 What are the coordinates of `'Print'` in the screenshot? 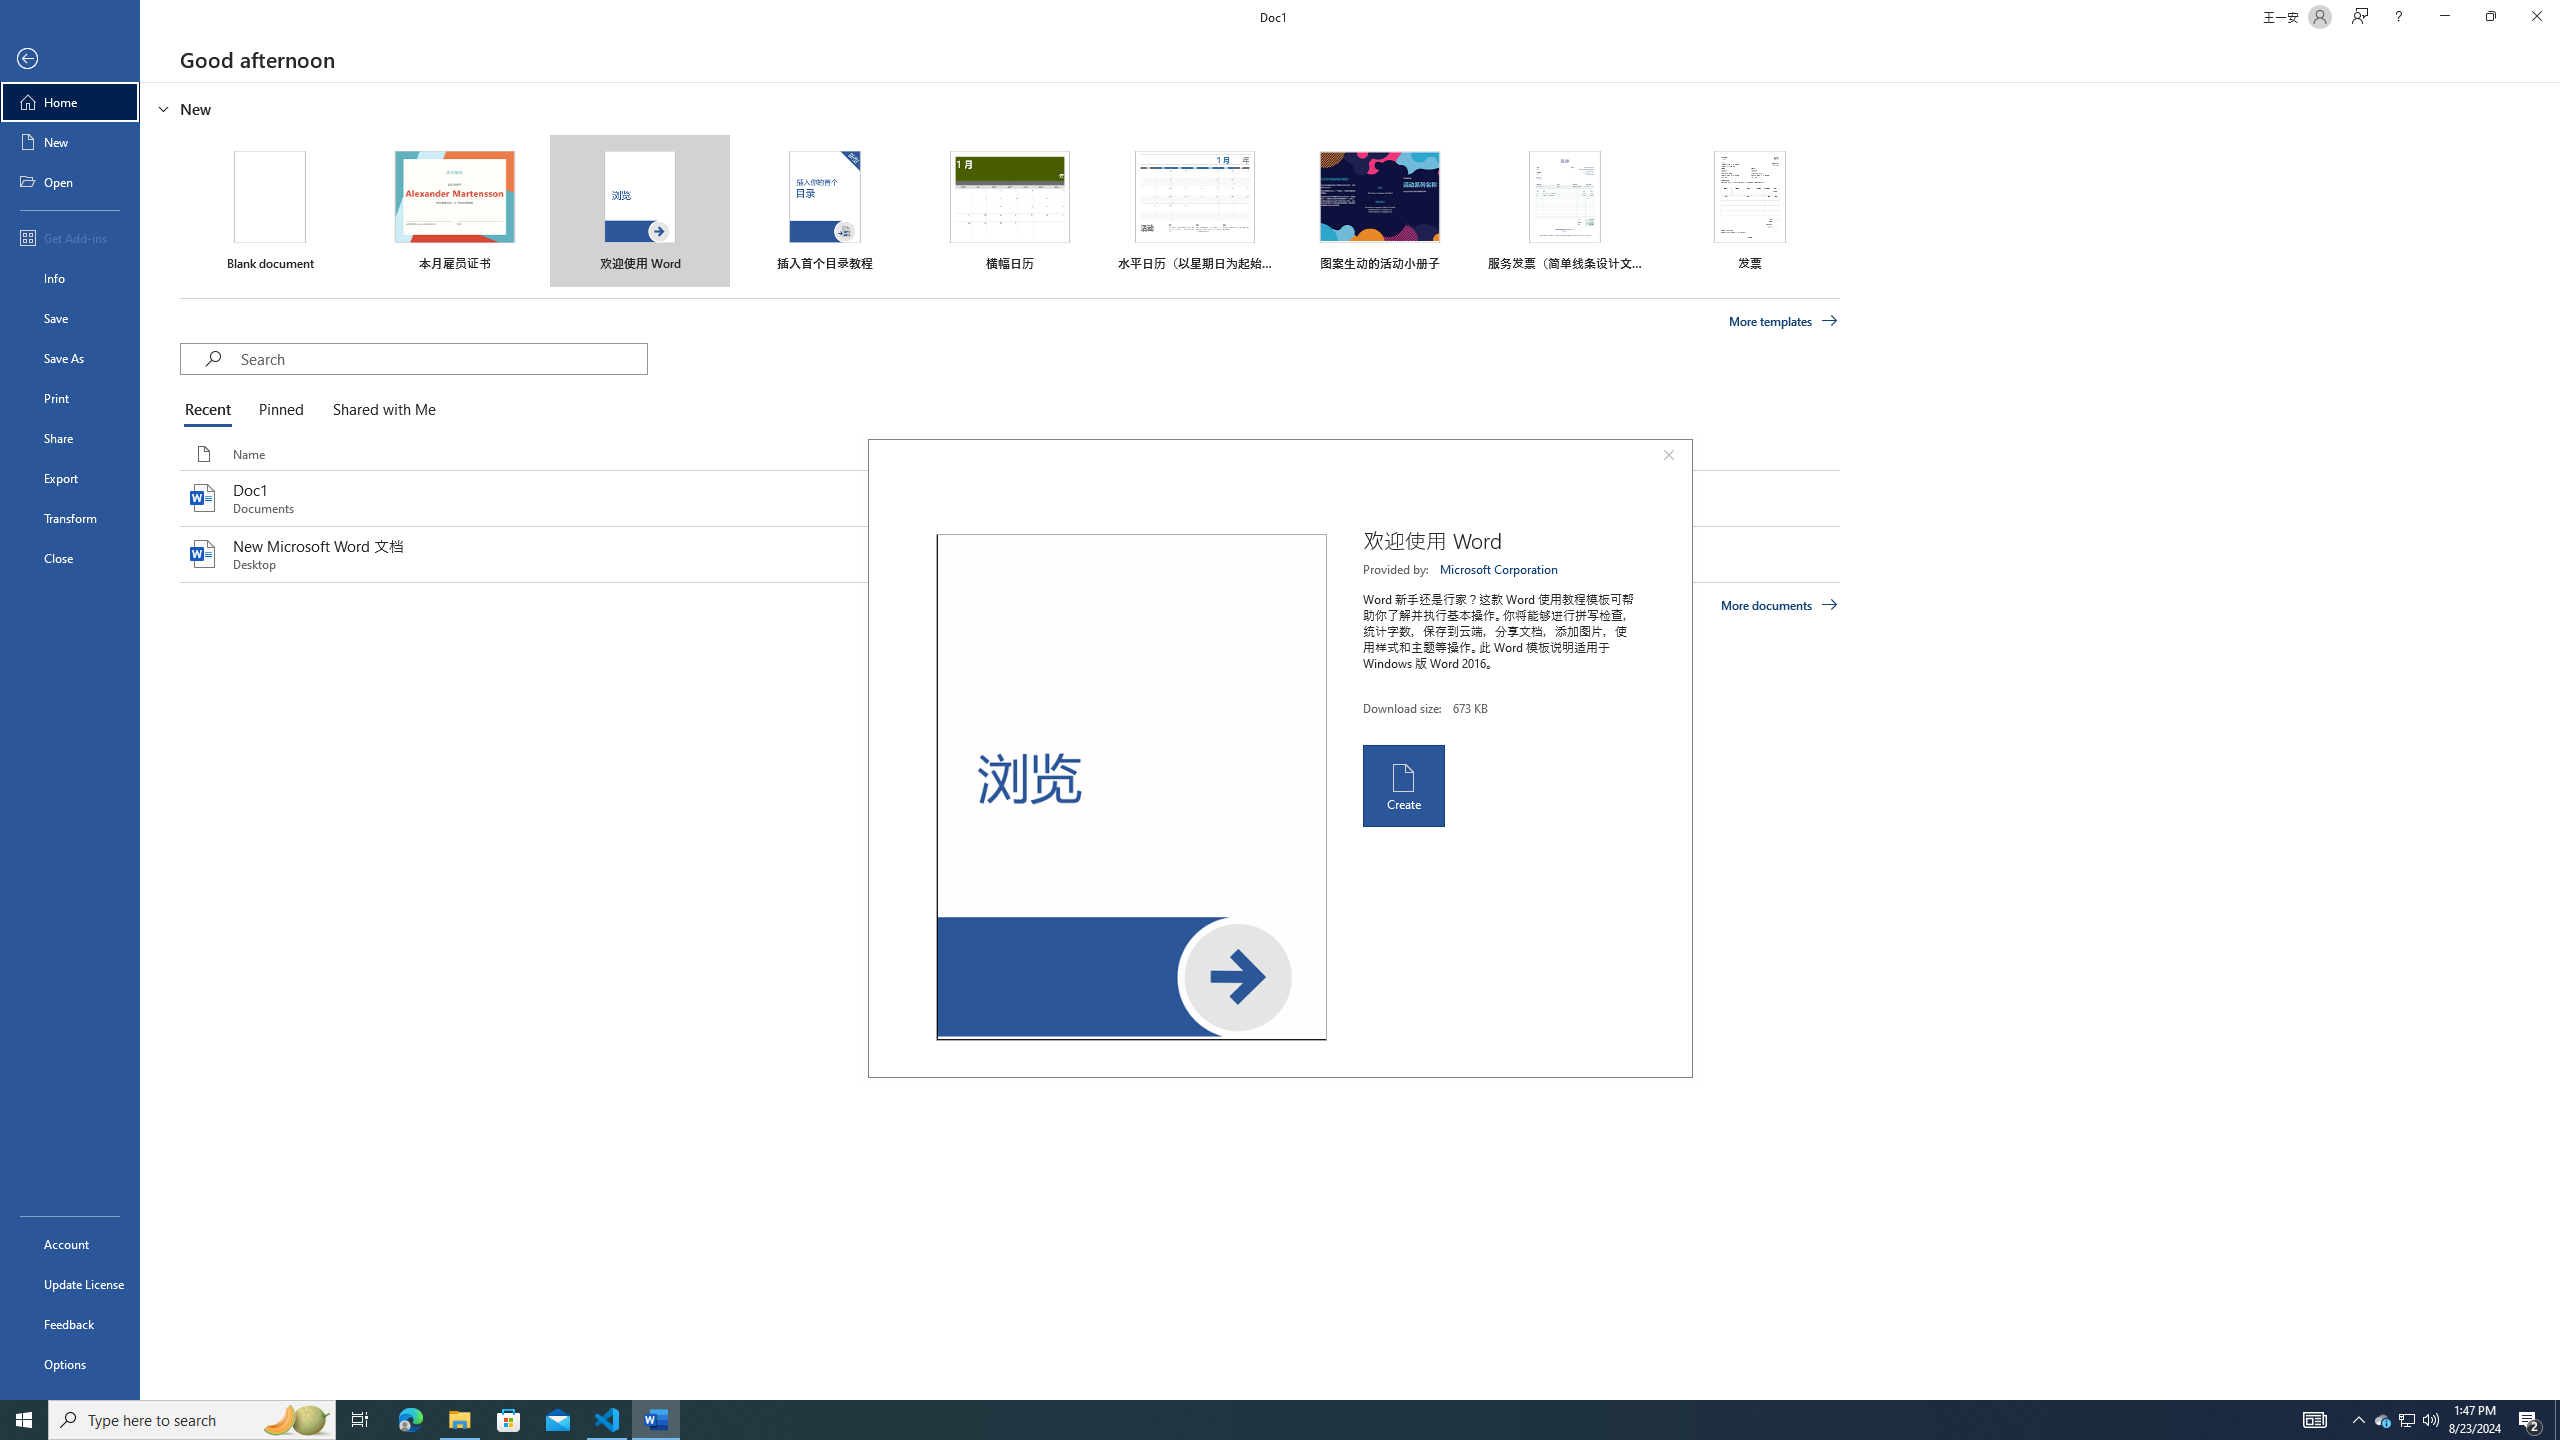 It's located at (69, 397).